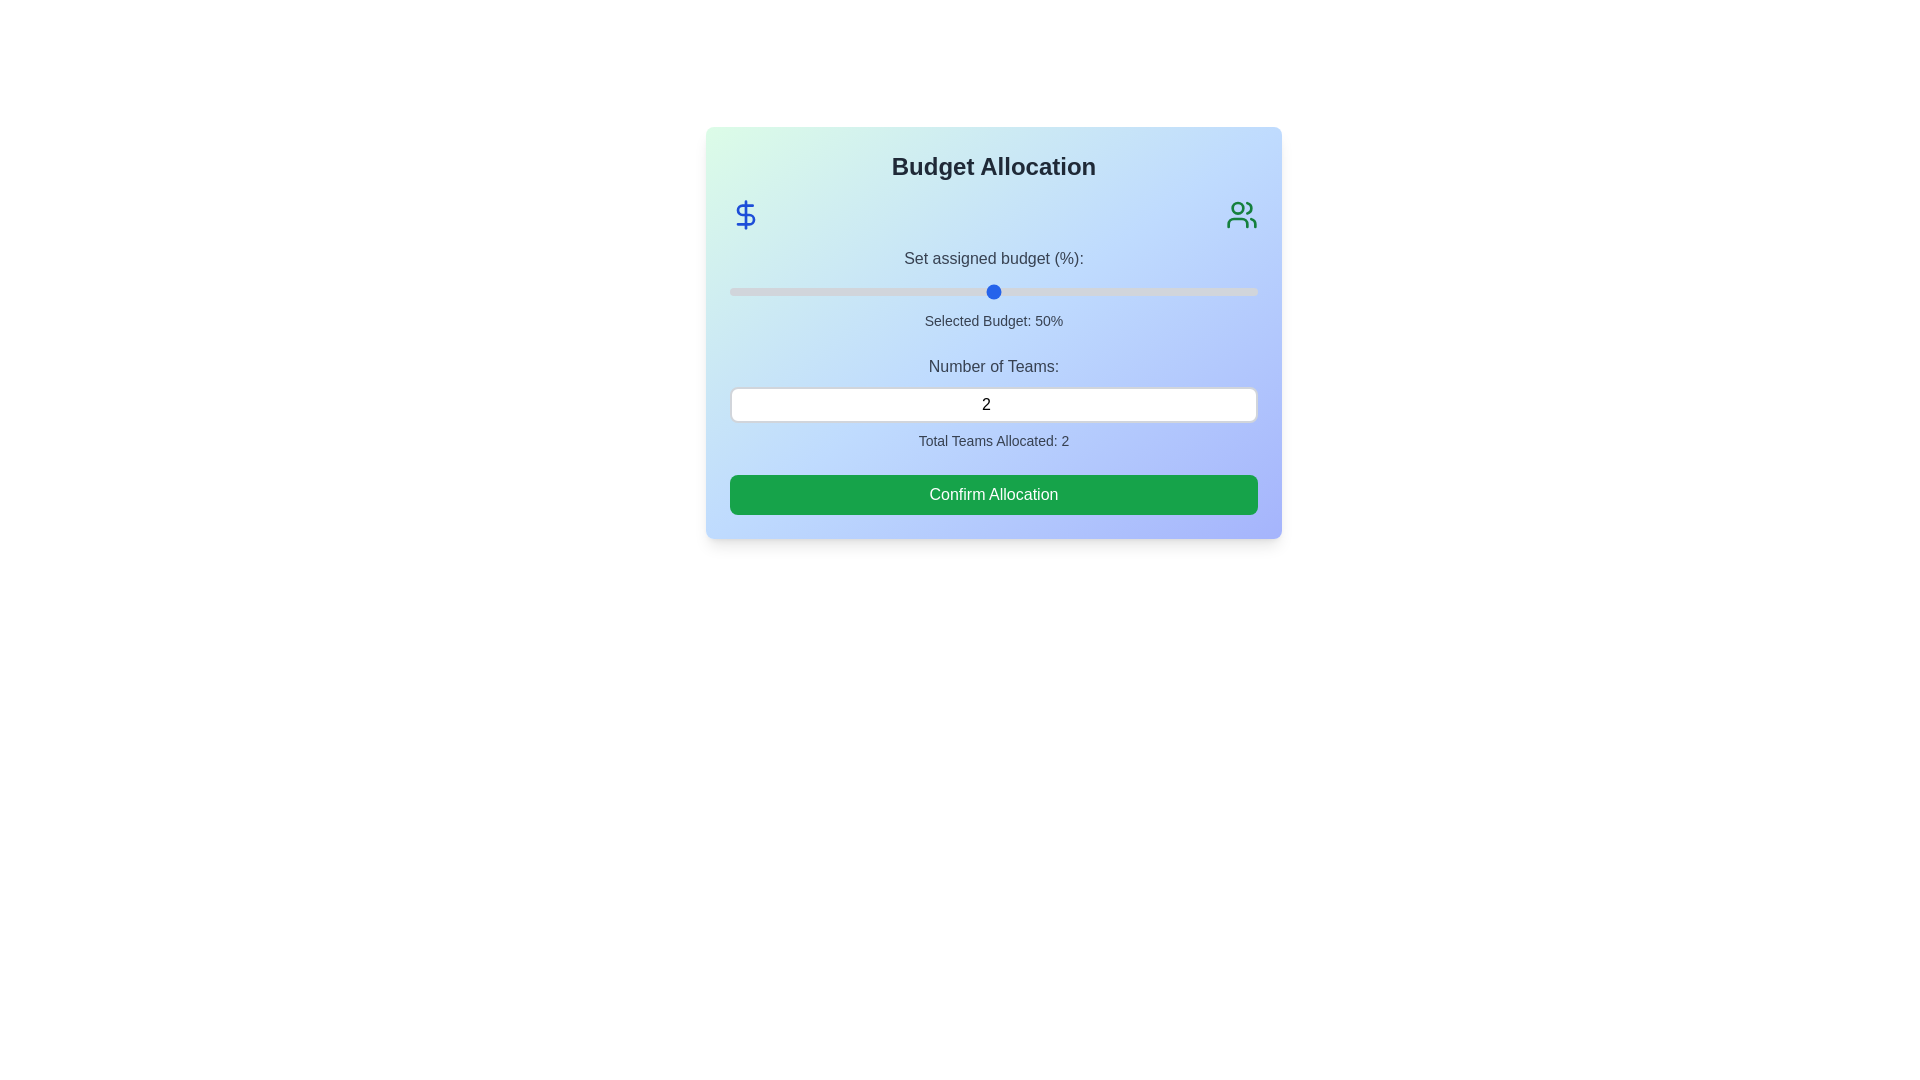 The image size is (1920, 1080). I want to click on the budget slider to set the budget to 99%, so click(1251, 292).